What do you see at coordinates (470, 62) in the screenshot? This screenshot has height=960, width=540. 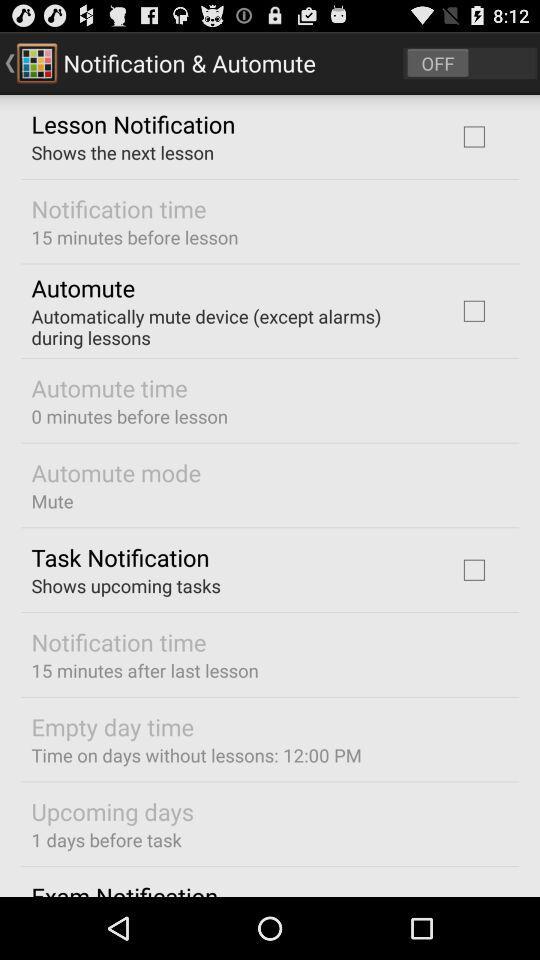 I see `on off switch` at bounding box center [470, 62].